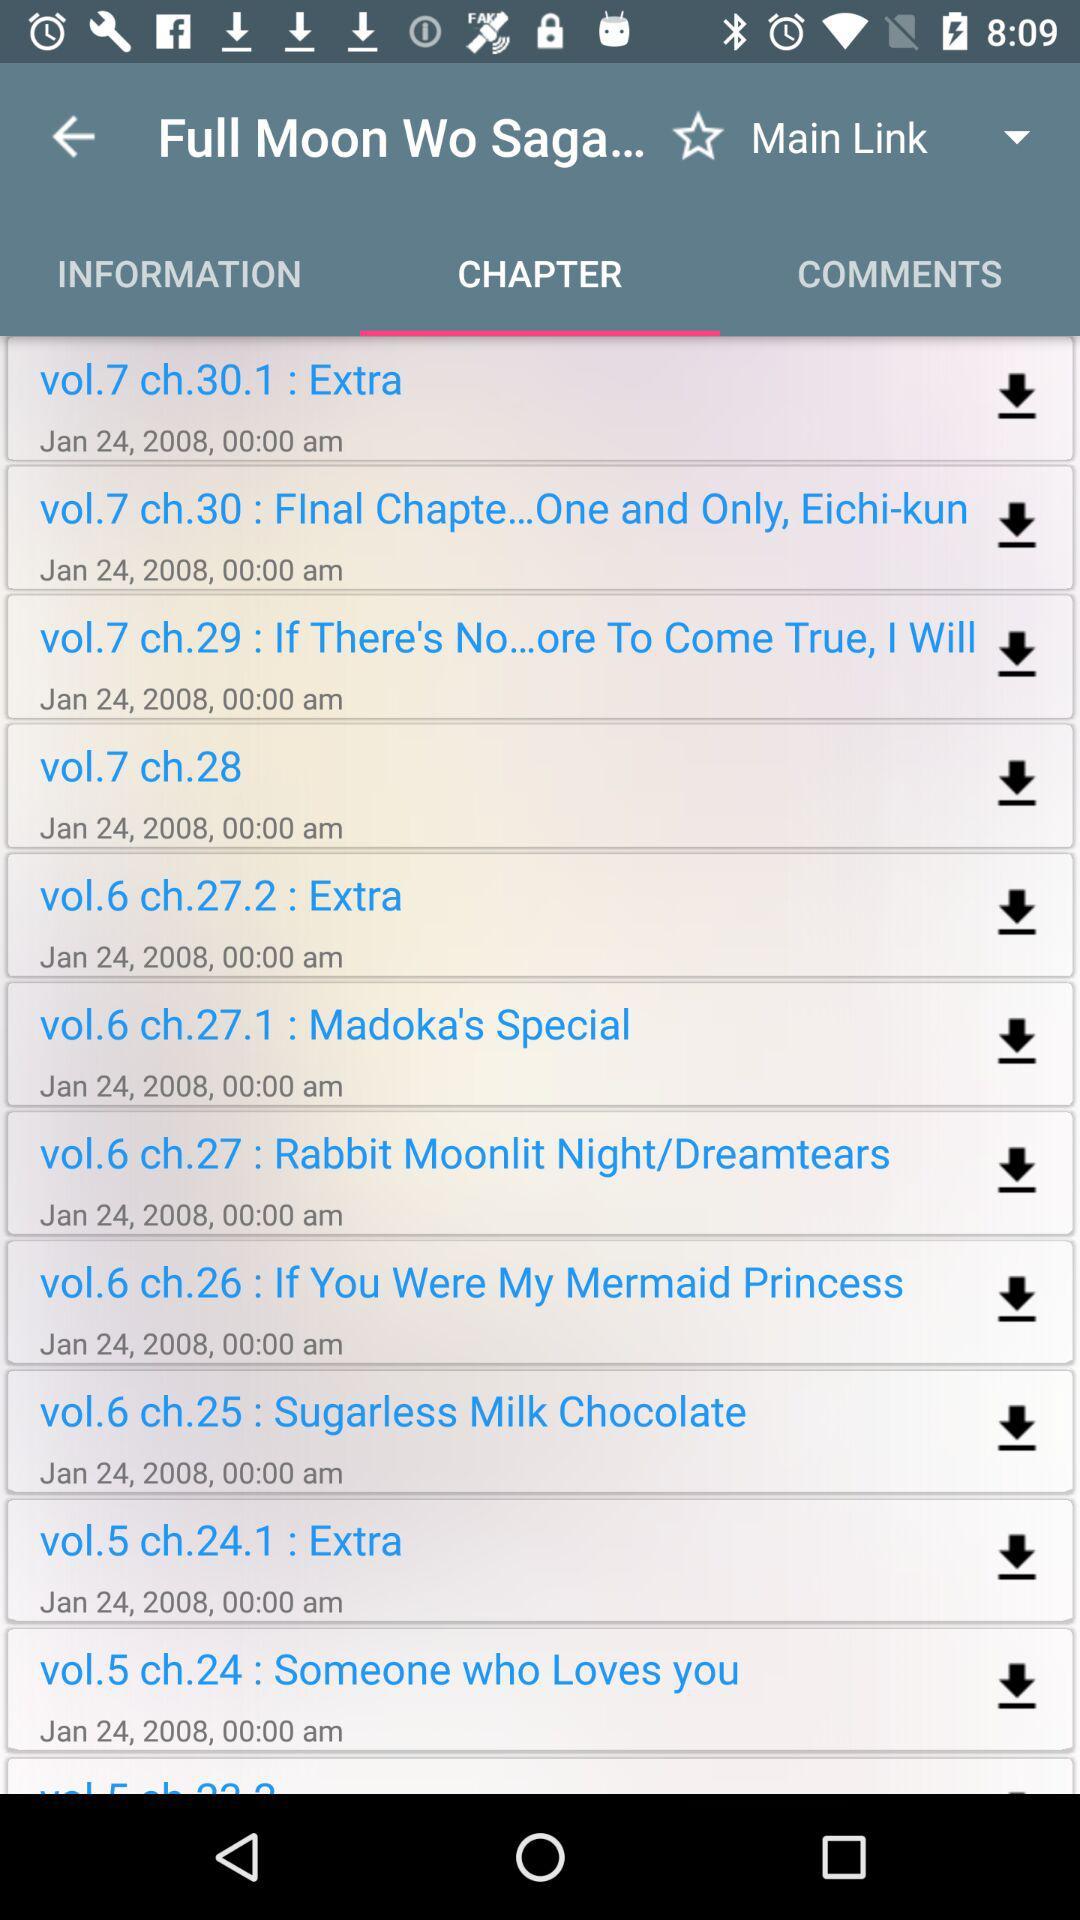 Image resolution: width=1080 pixels, height=1920 pixels. What do you see at coordinates (1017, 655) in the screenshot?
I see `download` at bounding box center [1017, 655].